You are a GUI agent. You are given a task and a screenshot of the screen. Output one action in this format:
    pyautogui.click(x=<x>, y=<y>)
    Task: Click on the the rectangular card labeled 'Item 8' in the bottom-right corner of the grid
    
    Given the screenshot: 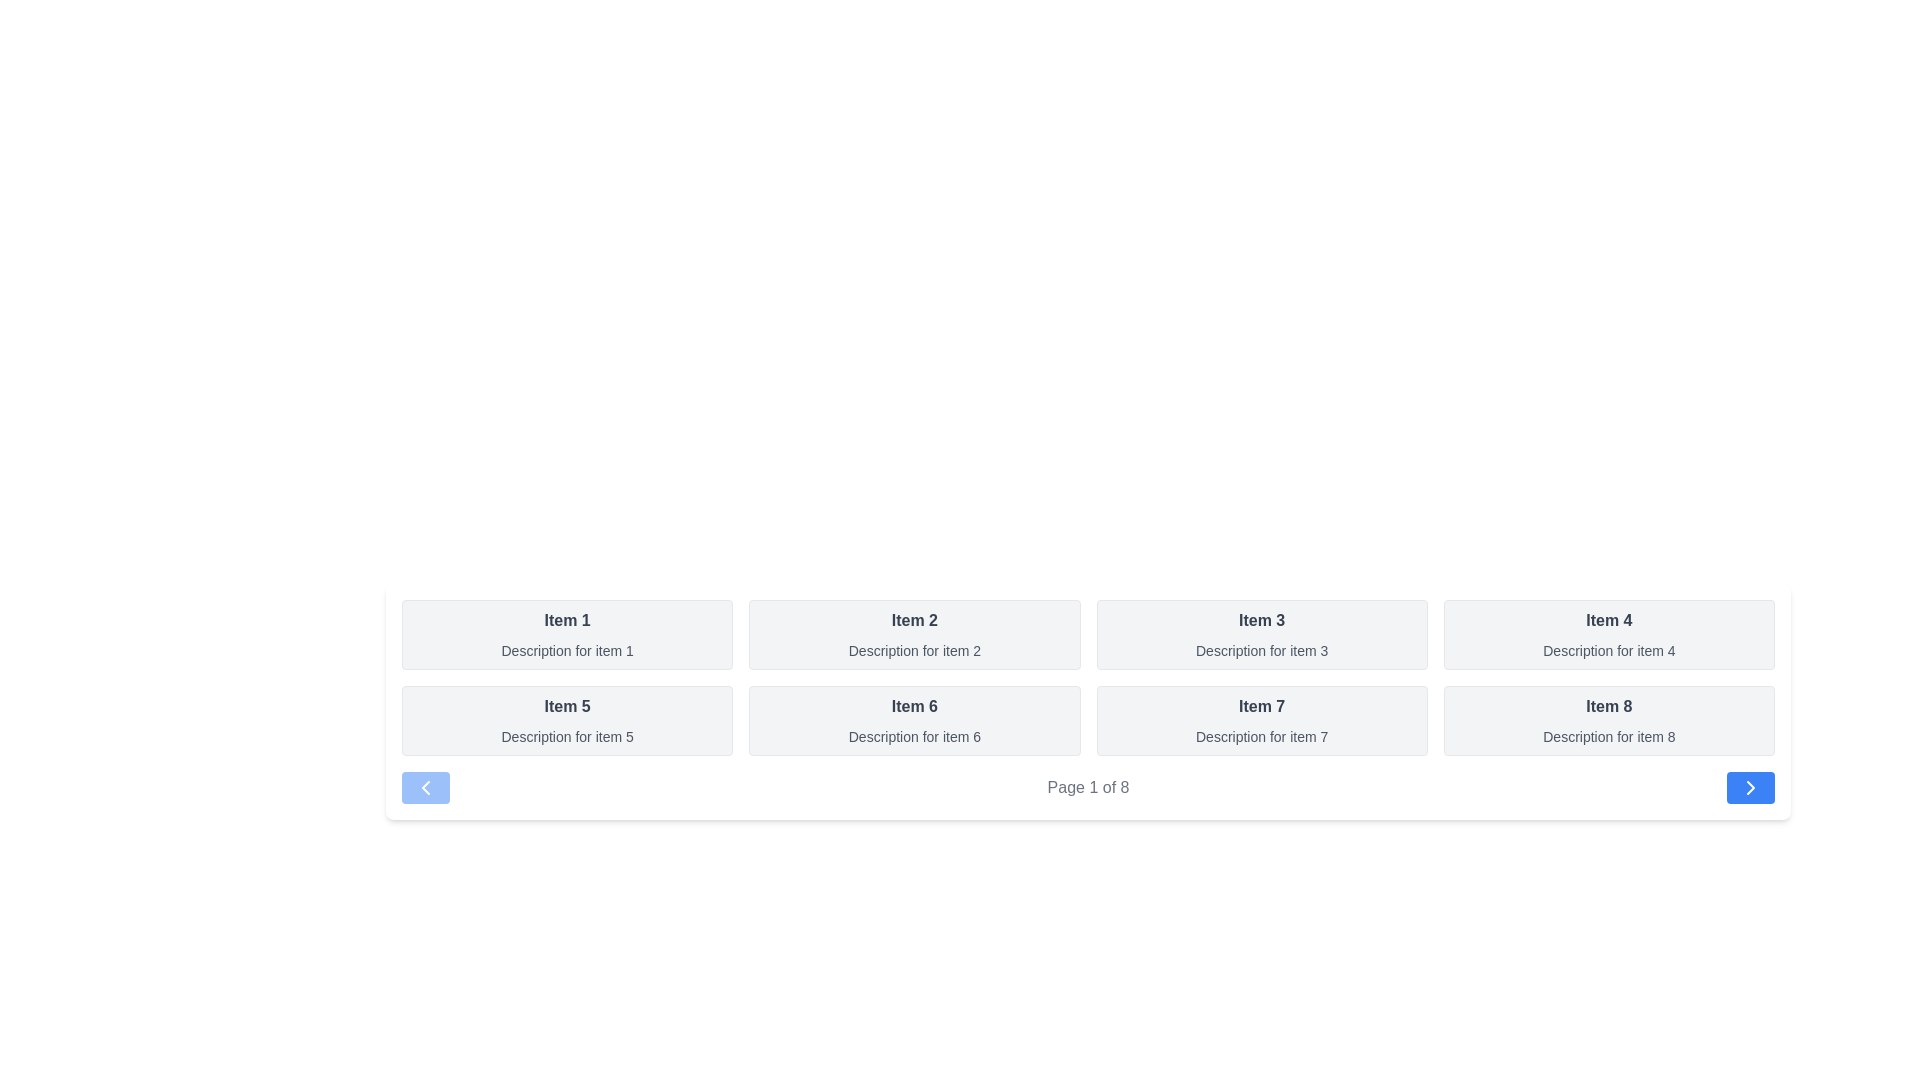 What is the action you would take?
    pyautogui.click(x=1609, y=721)
    